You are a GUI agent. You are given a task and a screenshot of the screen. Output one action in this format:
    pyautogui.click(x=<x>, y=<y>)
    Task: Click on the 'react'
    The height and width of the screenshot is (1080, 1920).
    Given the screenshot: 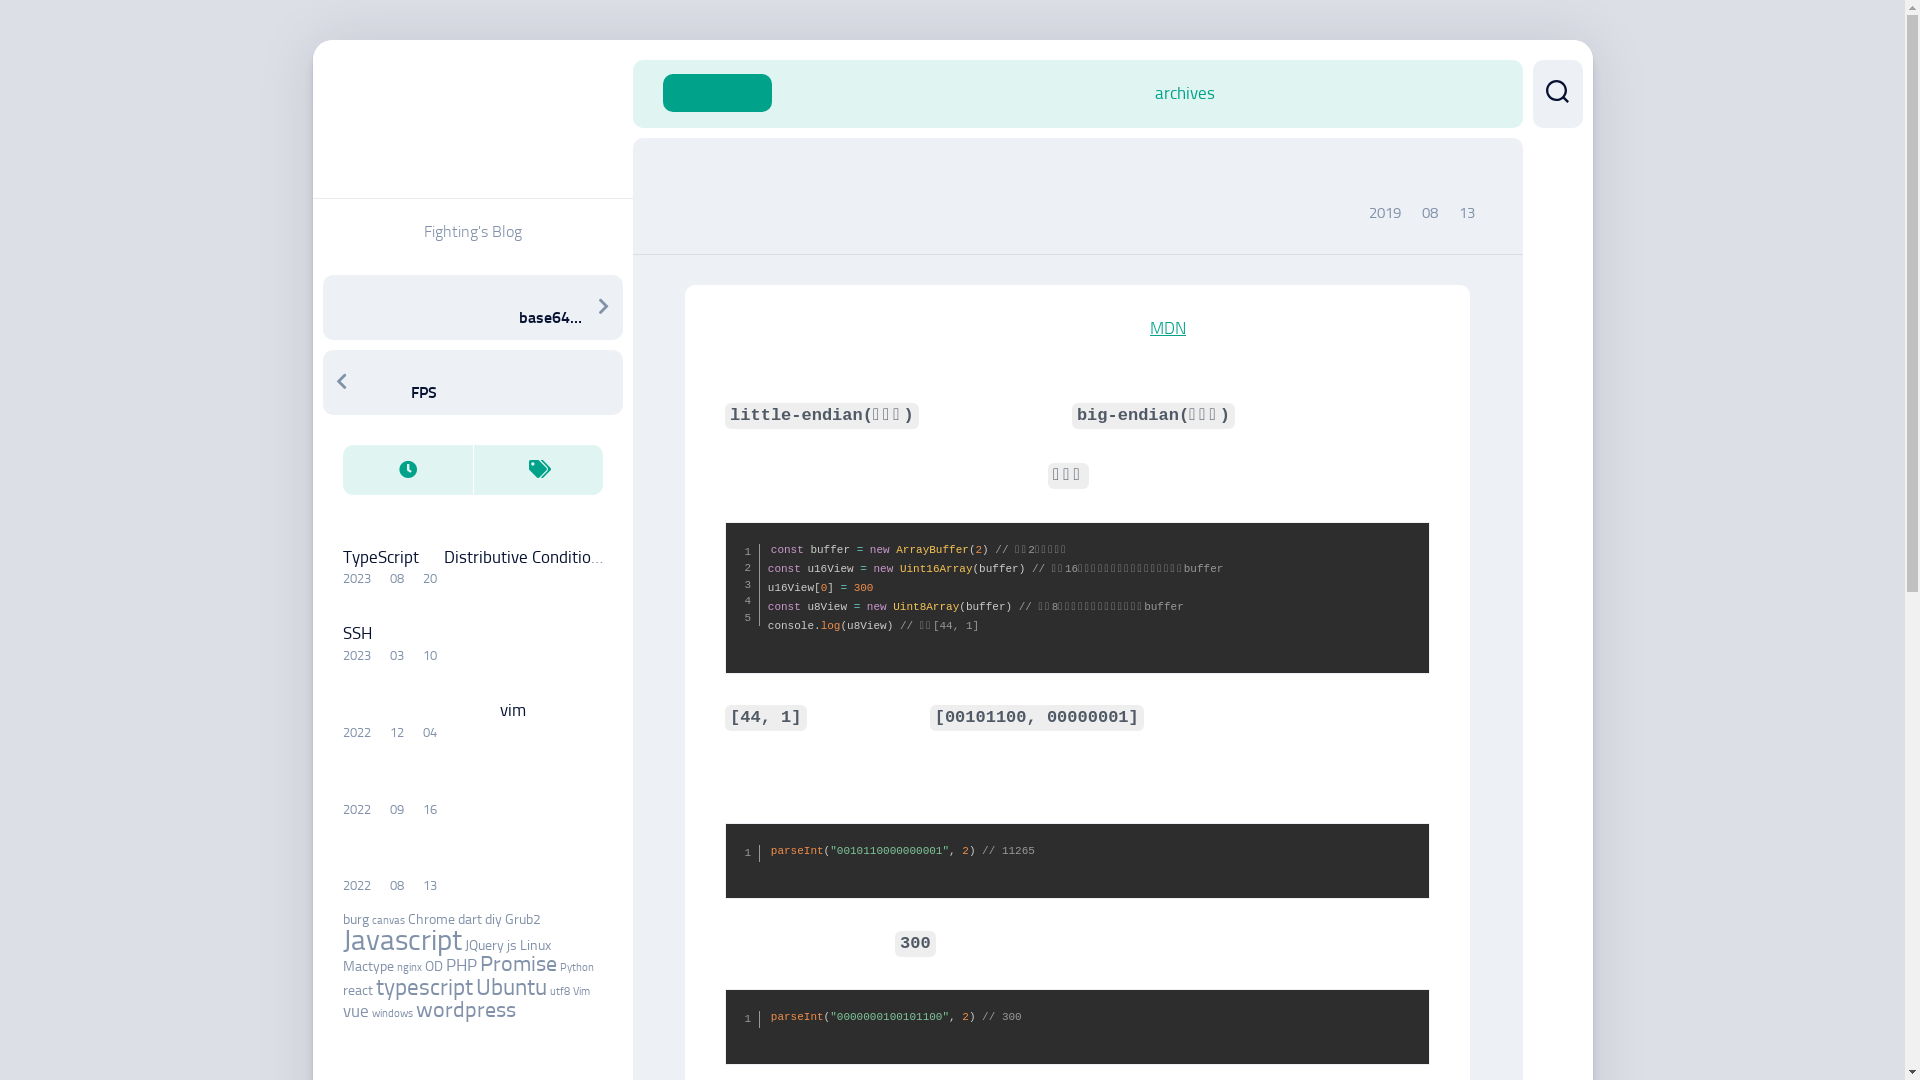 What is the action you would take?
    pyautogui.click(x=356, y=990)
    